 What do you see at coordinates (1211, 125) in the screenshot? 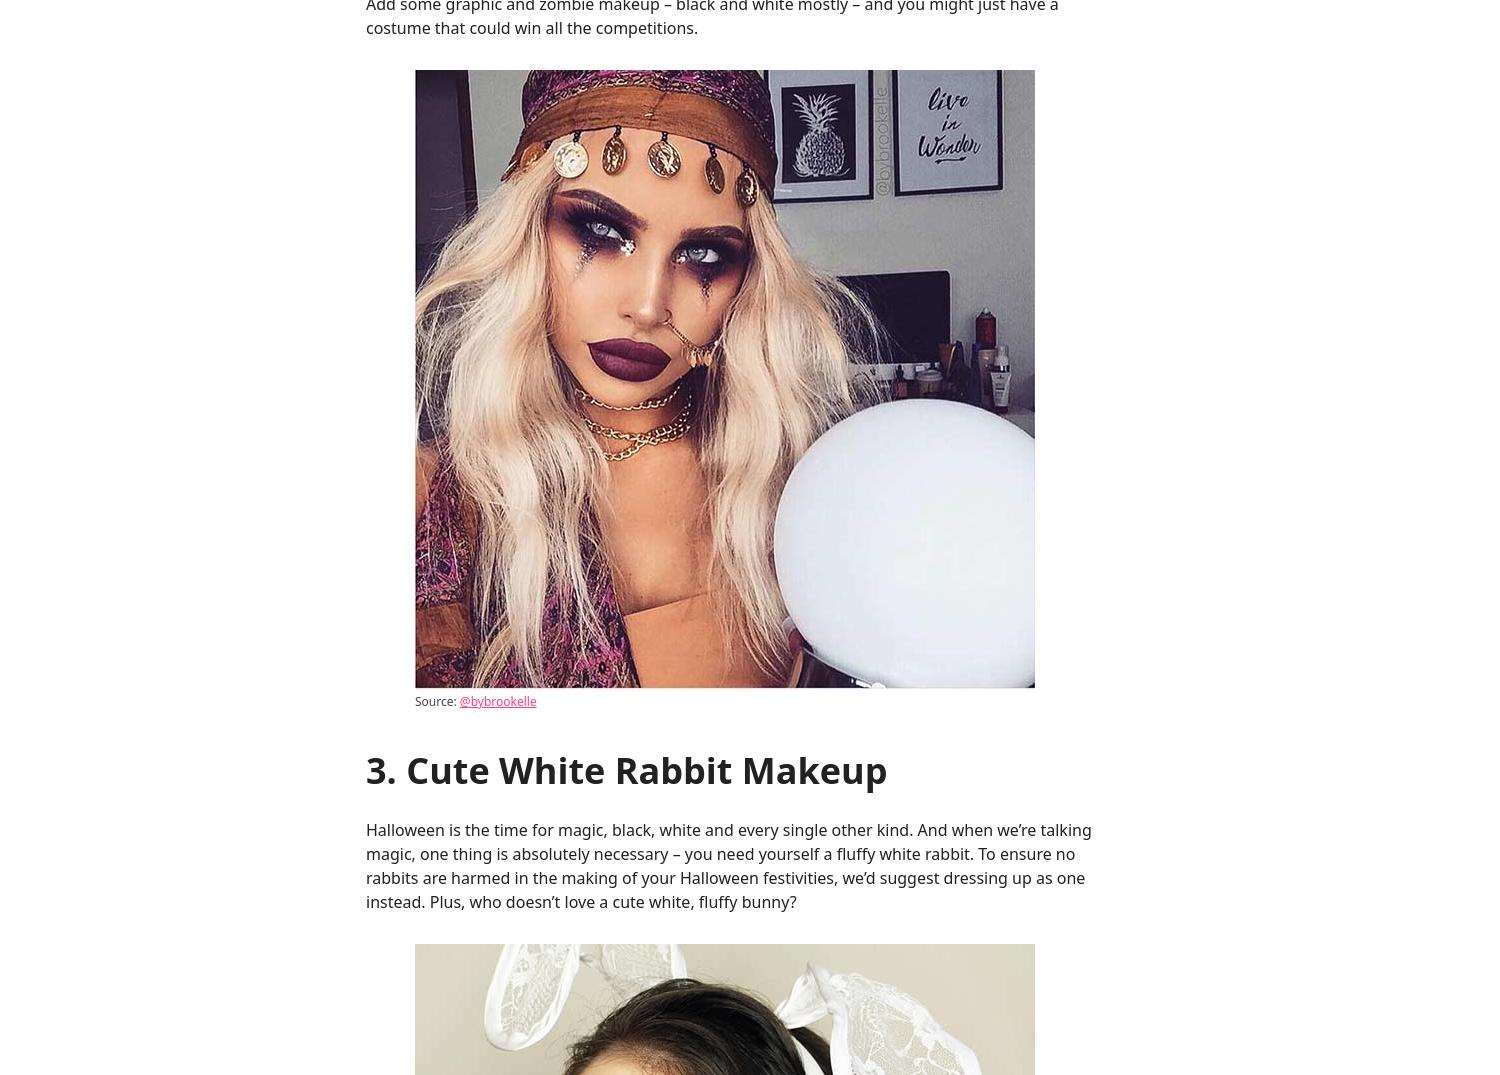
I see `'Fashion'` at bounding box center [1211, 125].